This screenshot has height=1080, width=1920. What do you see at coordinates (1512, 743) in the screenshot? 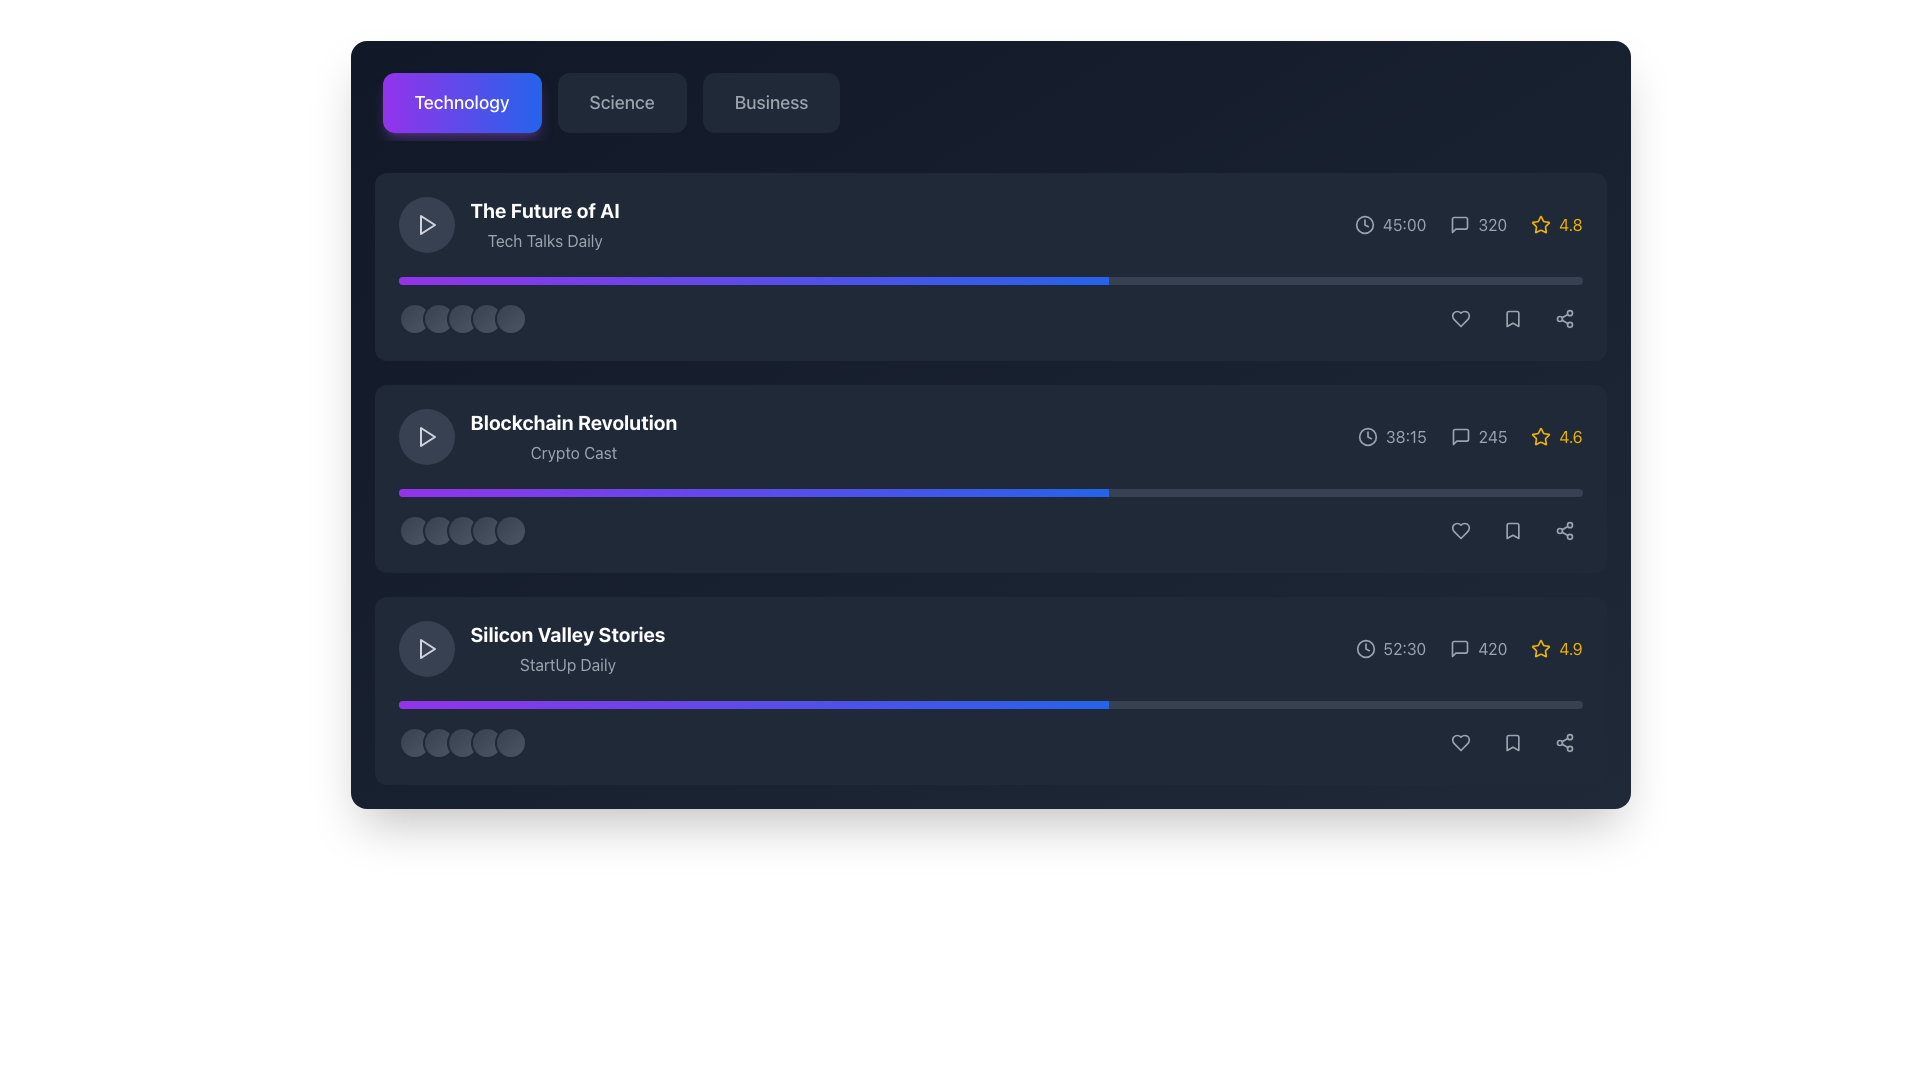
I see `the bookmark icon located on the rightmost side of the bottom row, adjacent to the heart and share icons` at bounding box center [1512, 743].